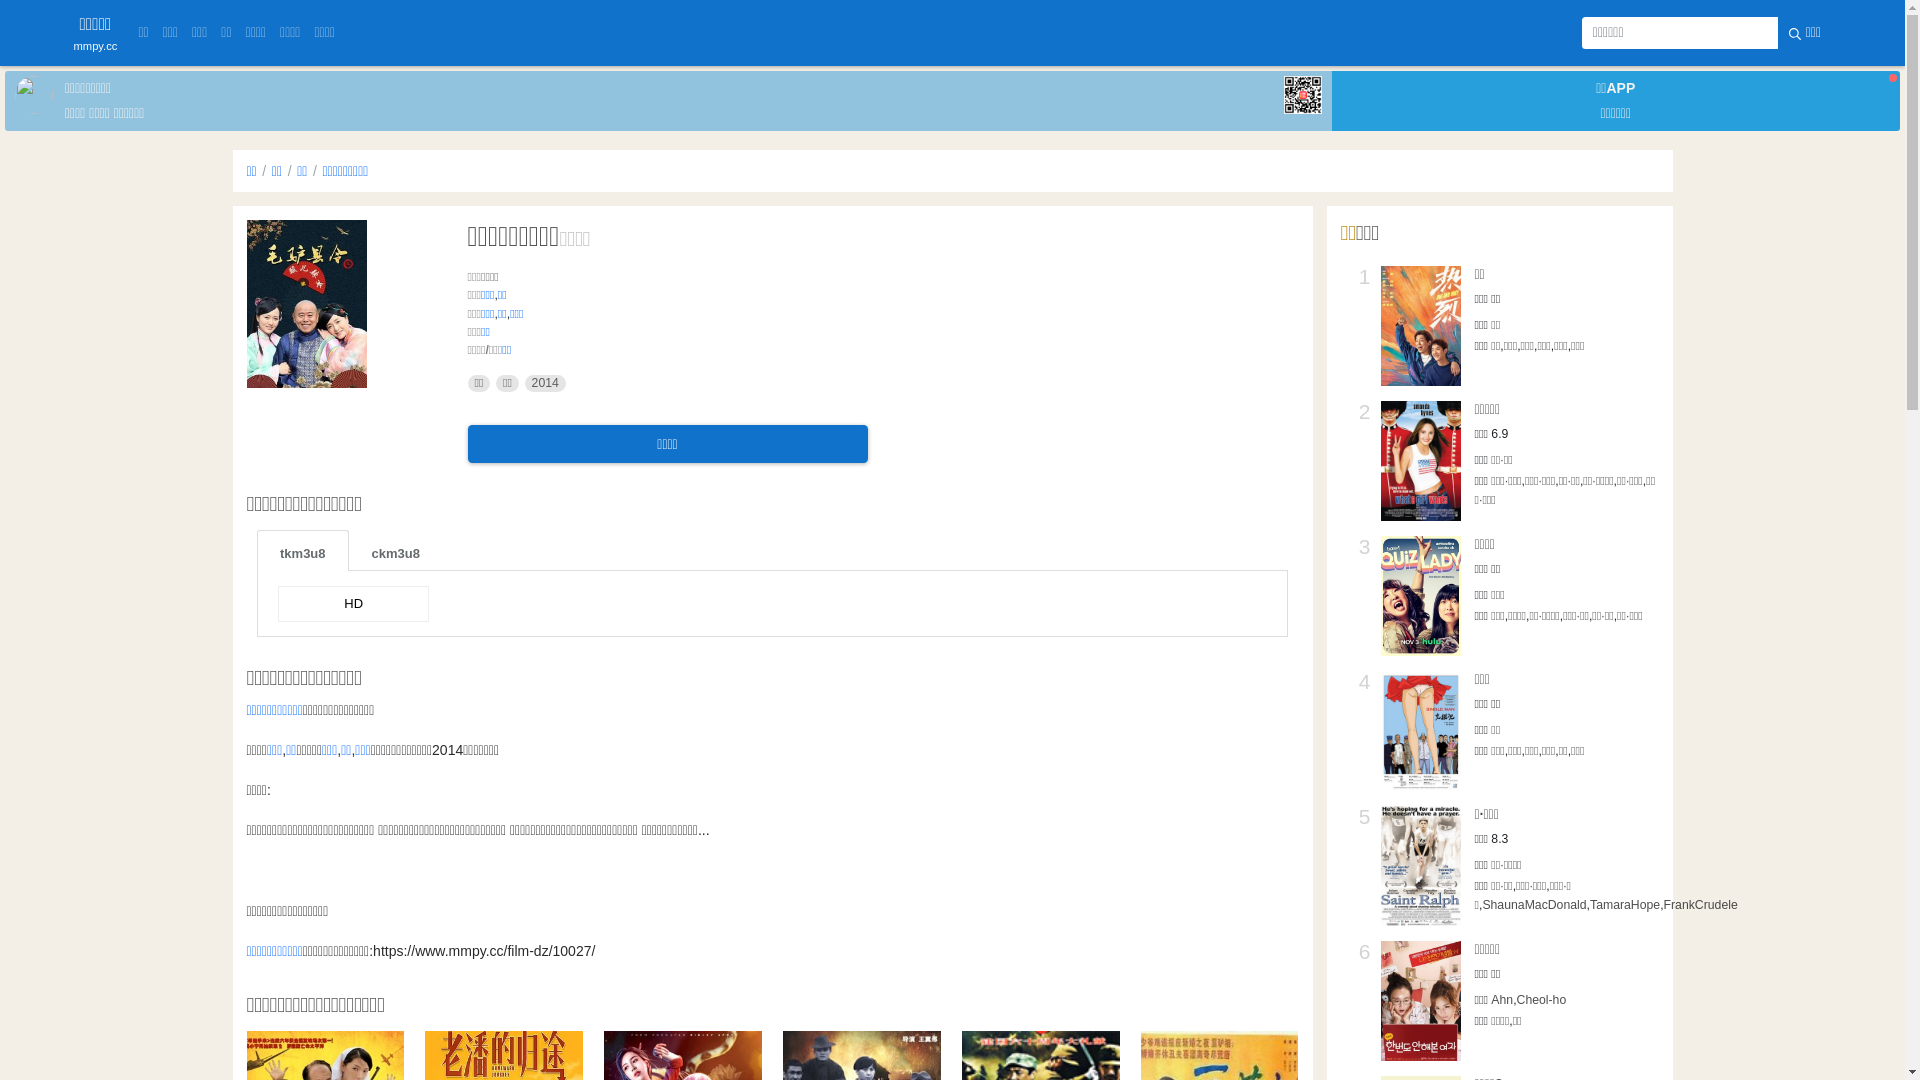  What do you see at coordinates (1625, 905) in the screenshot?
I see `'TamaraHope'` at bounding box center [1625, 905].